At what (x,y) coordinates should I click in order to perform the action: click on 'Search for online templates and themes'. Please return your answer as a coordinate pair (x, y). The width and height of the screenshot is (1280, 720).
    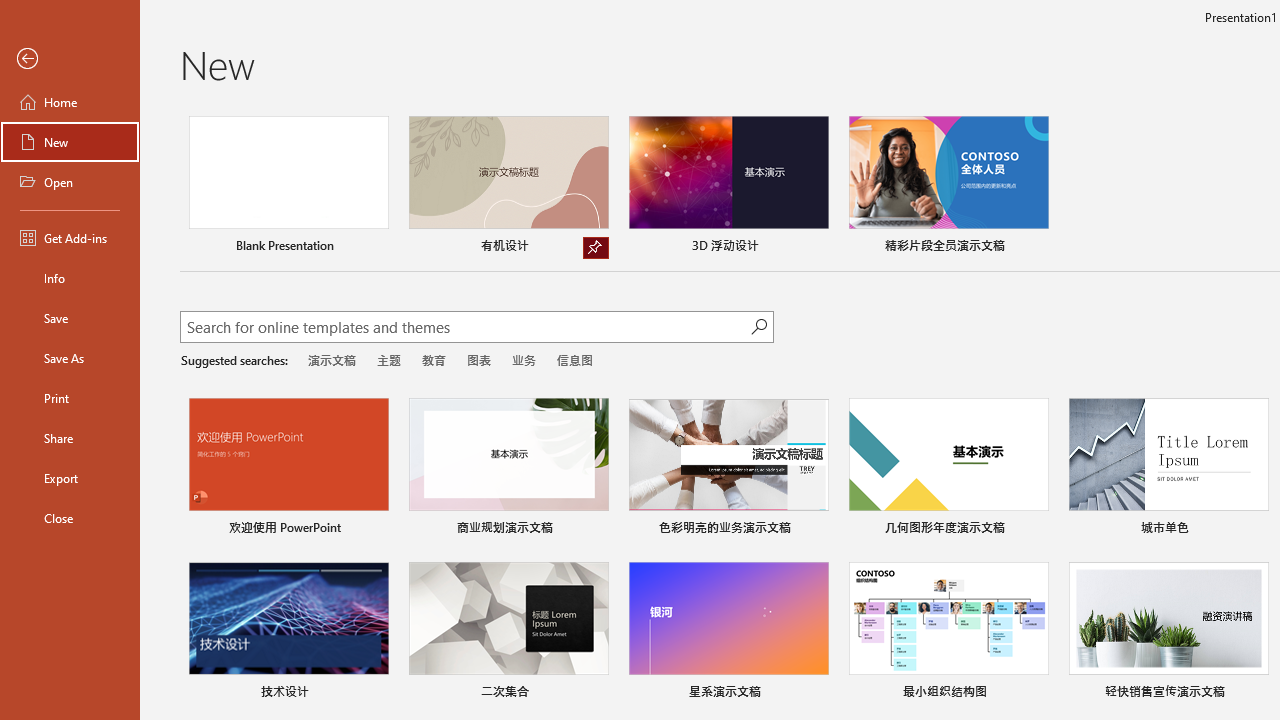
    Looking at the image, I should click on (464, 328).